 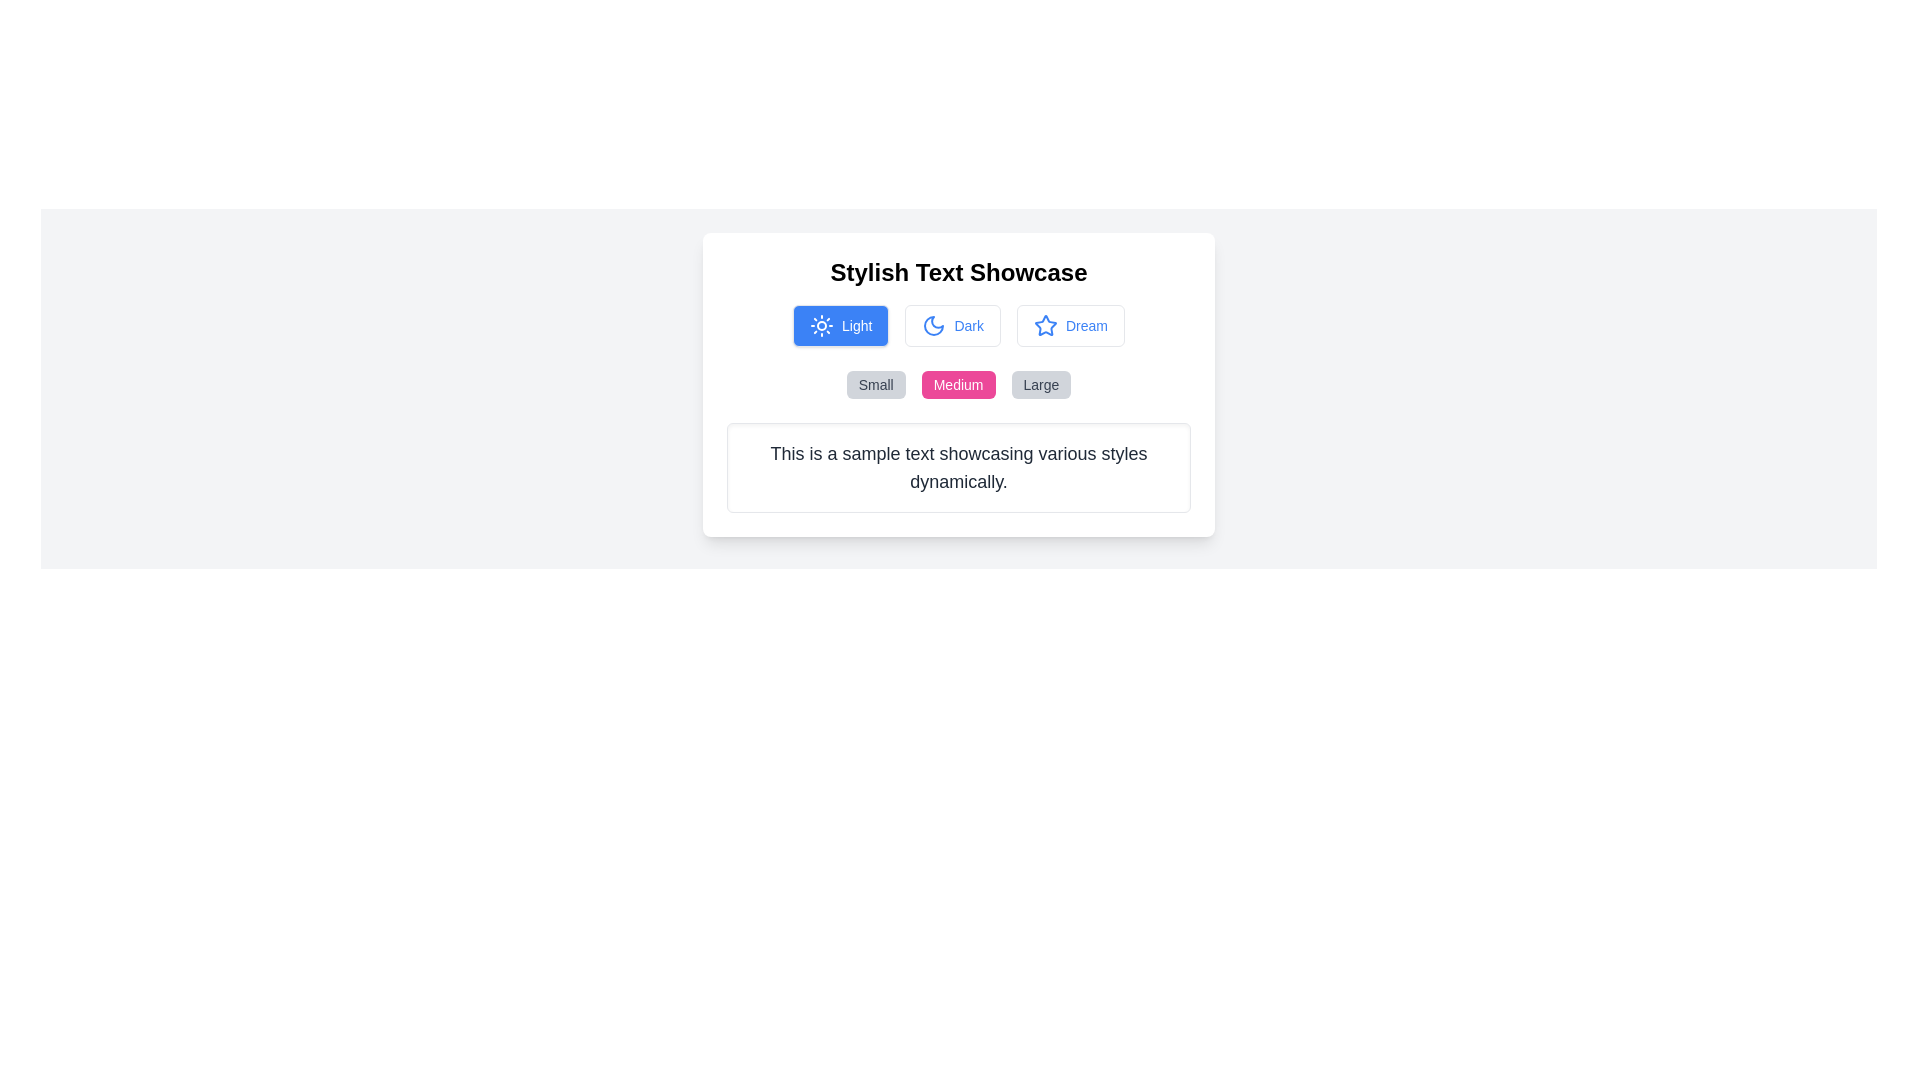 I want to click on to select the 'Medium' size option in the Toggle group located below the 'Light', 'Dark', and 'Dream' buttons, so click(x=958, y=385).